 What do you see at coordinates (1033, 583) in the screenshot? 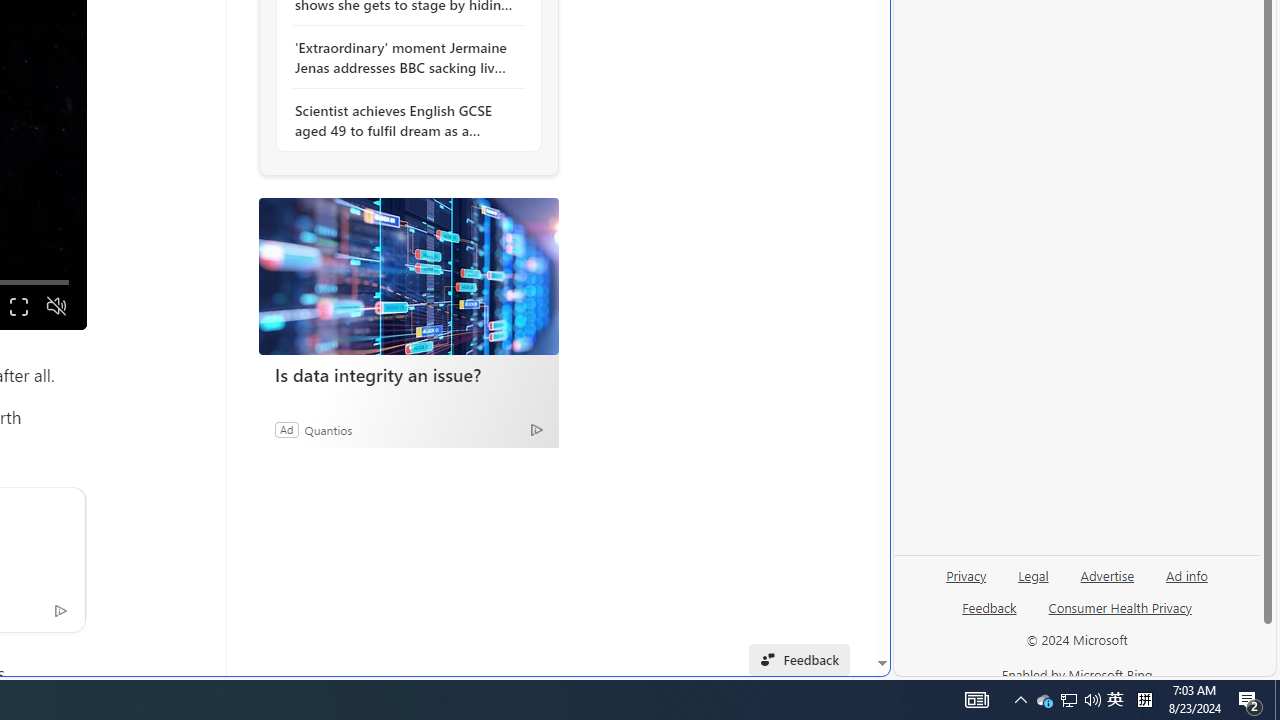
I see `'Legal'` at bounding box center [1033, 583].